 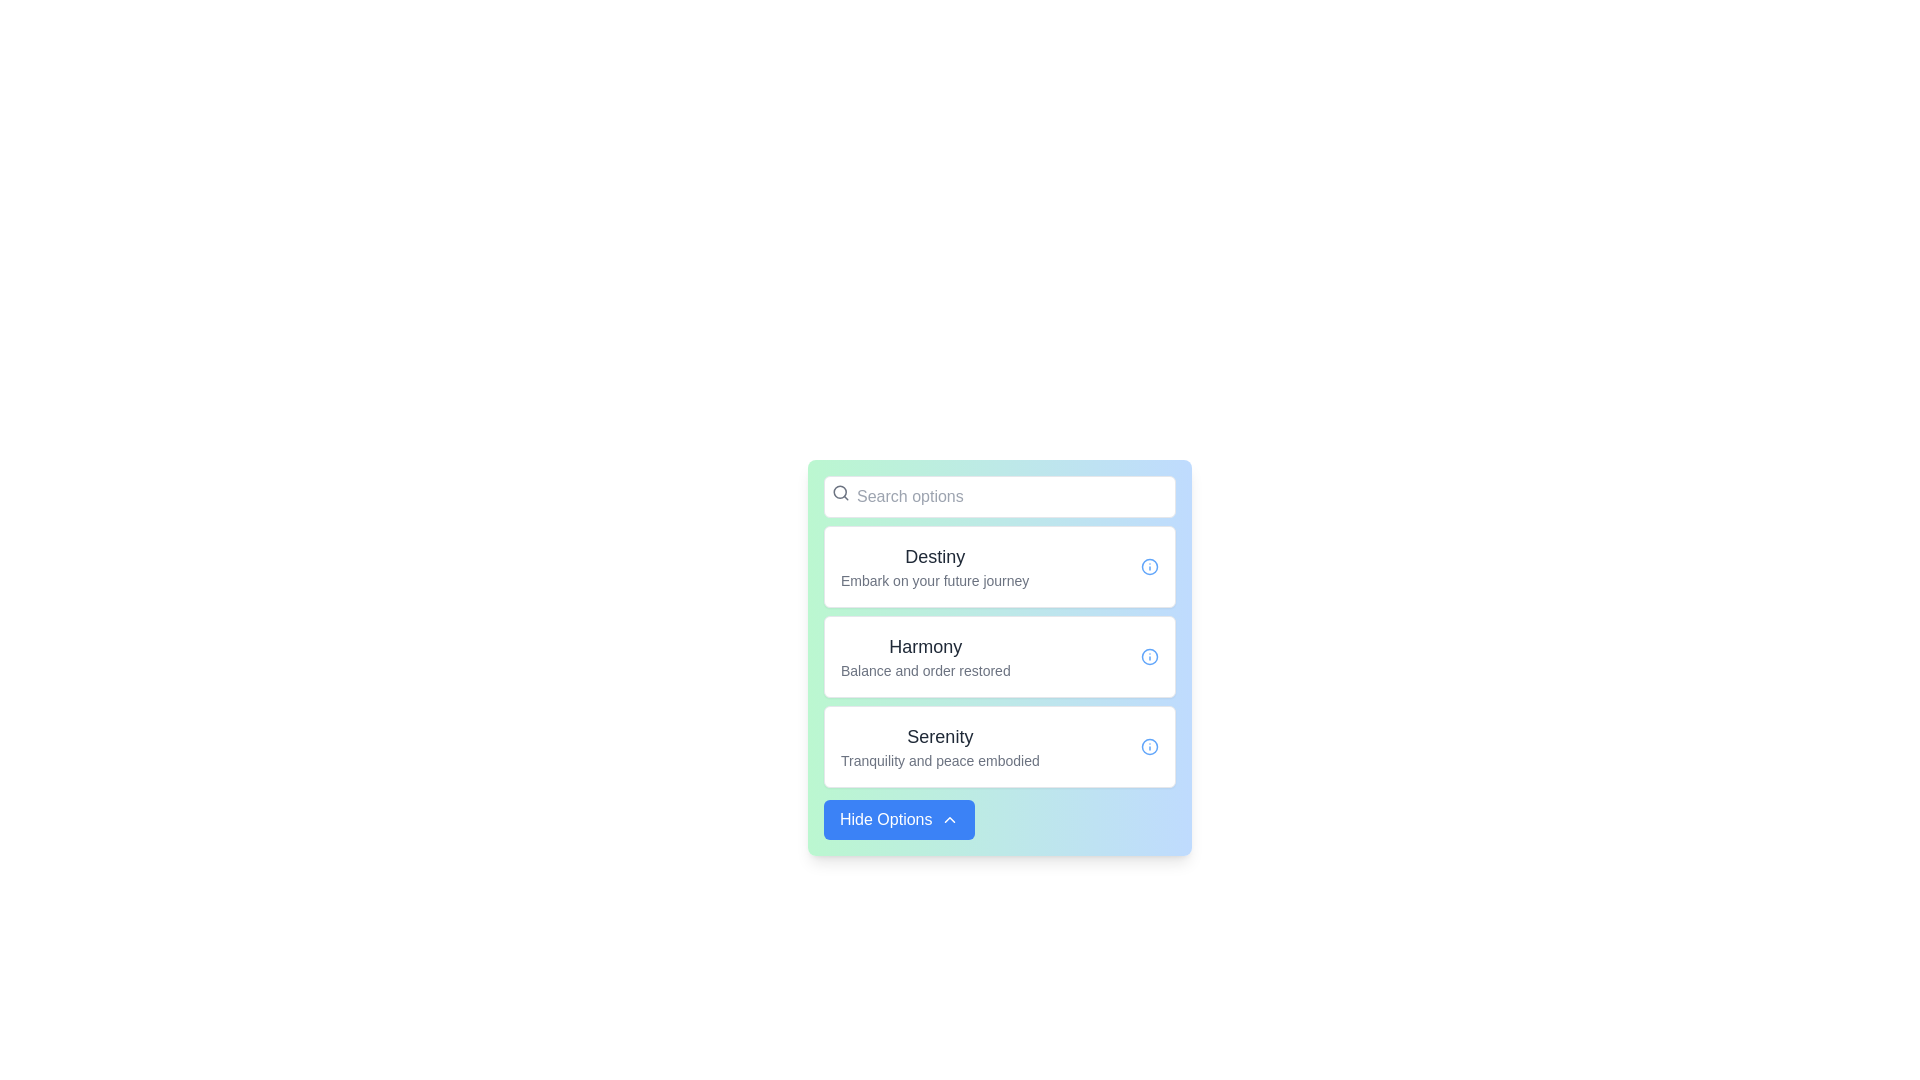 What do you see at coordinates (999, 567) in the screenshot?
I see `the first option in the dropdown menu labeled 'Destiny', which includes a bold heading and a rounded blue info icon` at bounding box center [999, 567].